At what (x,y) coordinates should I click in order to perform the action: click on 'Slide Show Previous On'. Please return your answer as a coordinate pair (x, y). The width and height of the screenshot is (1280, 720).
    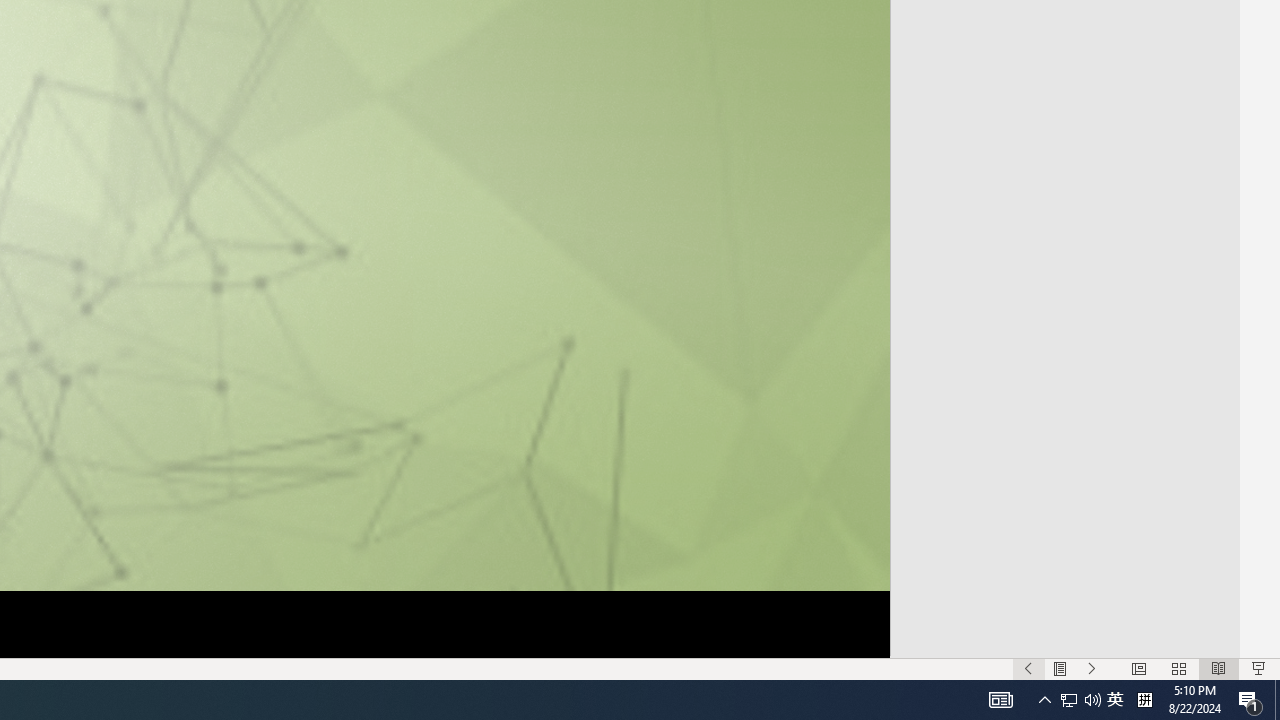
    Looking at the image, I should click on (1028, 669).